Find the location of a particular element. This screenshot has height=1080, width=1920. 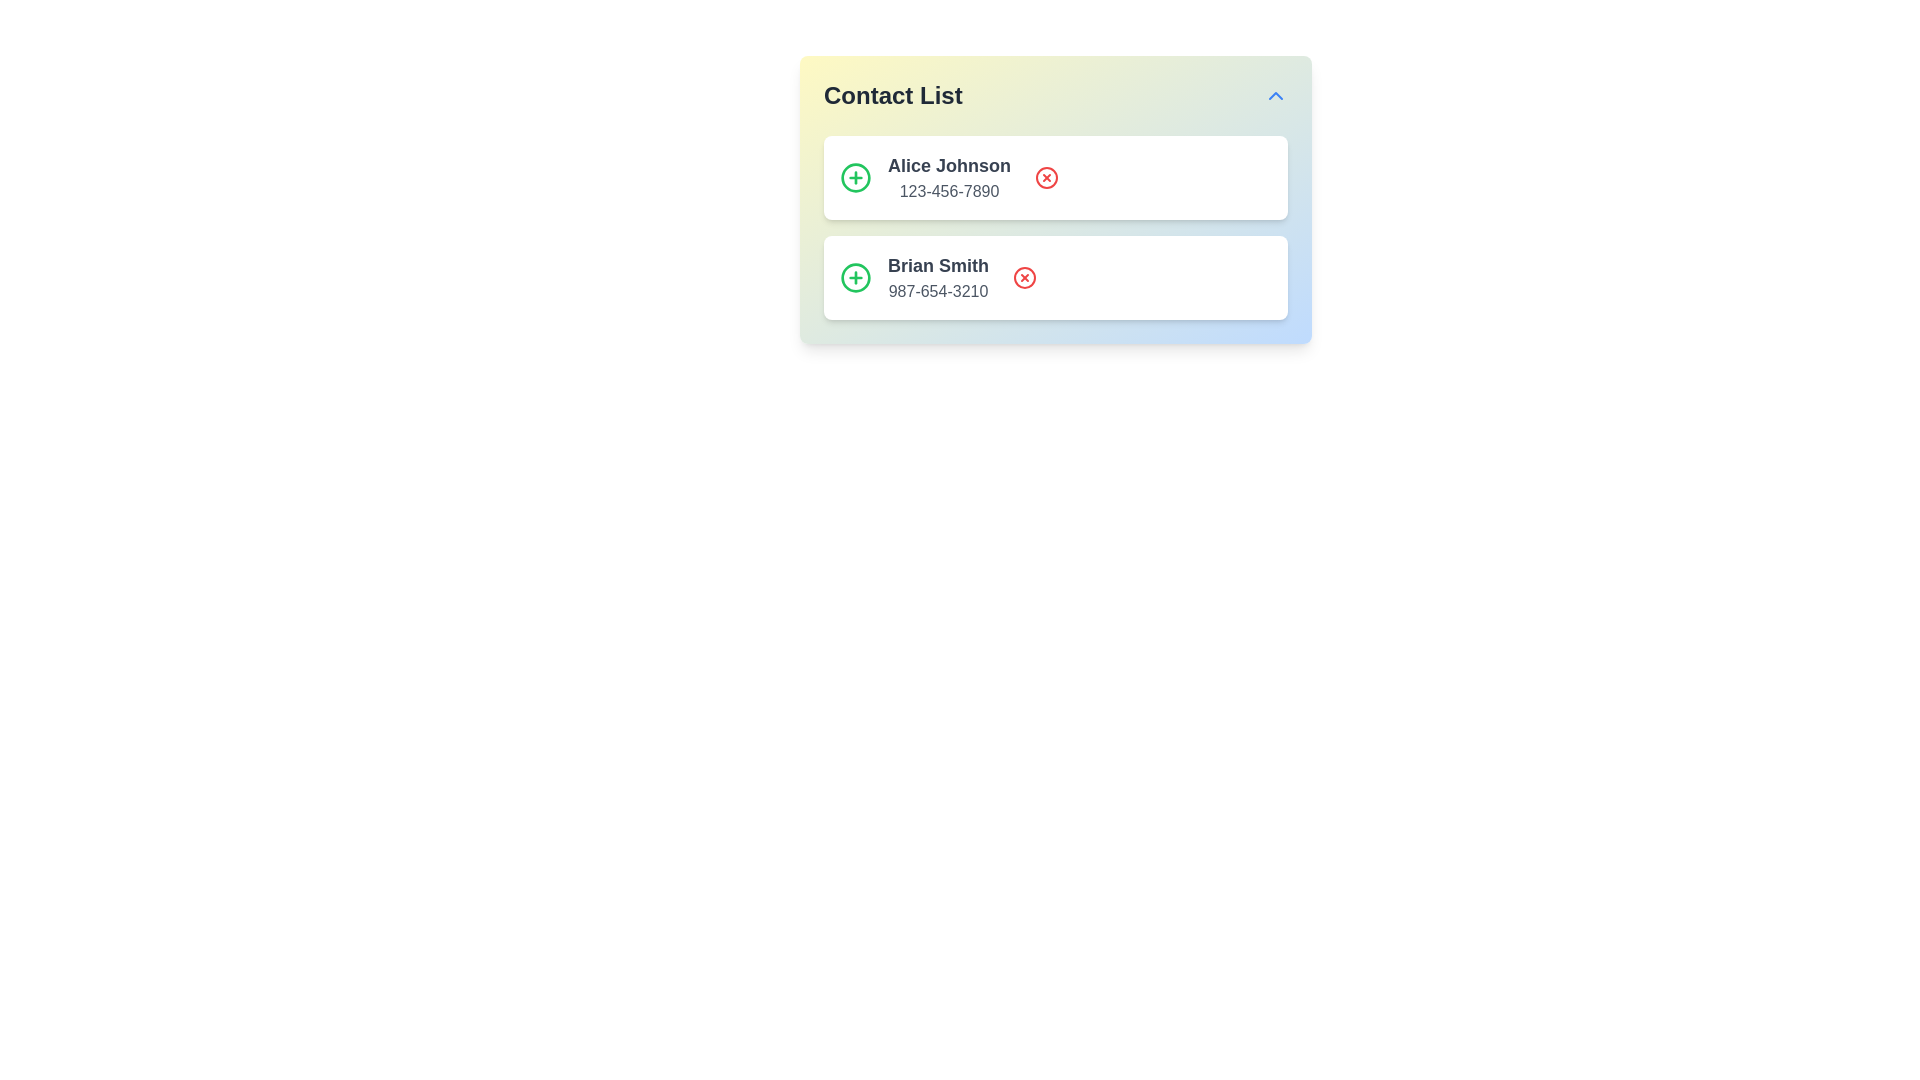

the phone number text label belonging to the contact 'Brian Smith', which is located below the name within the second contact card in the list is located at coordinates (937, 292).